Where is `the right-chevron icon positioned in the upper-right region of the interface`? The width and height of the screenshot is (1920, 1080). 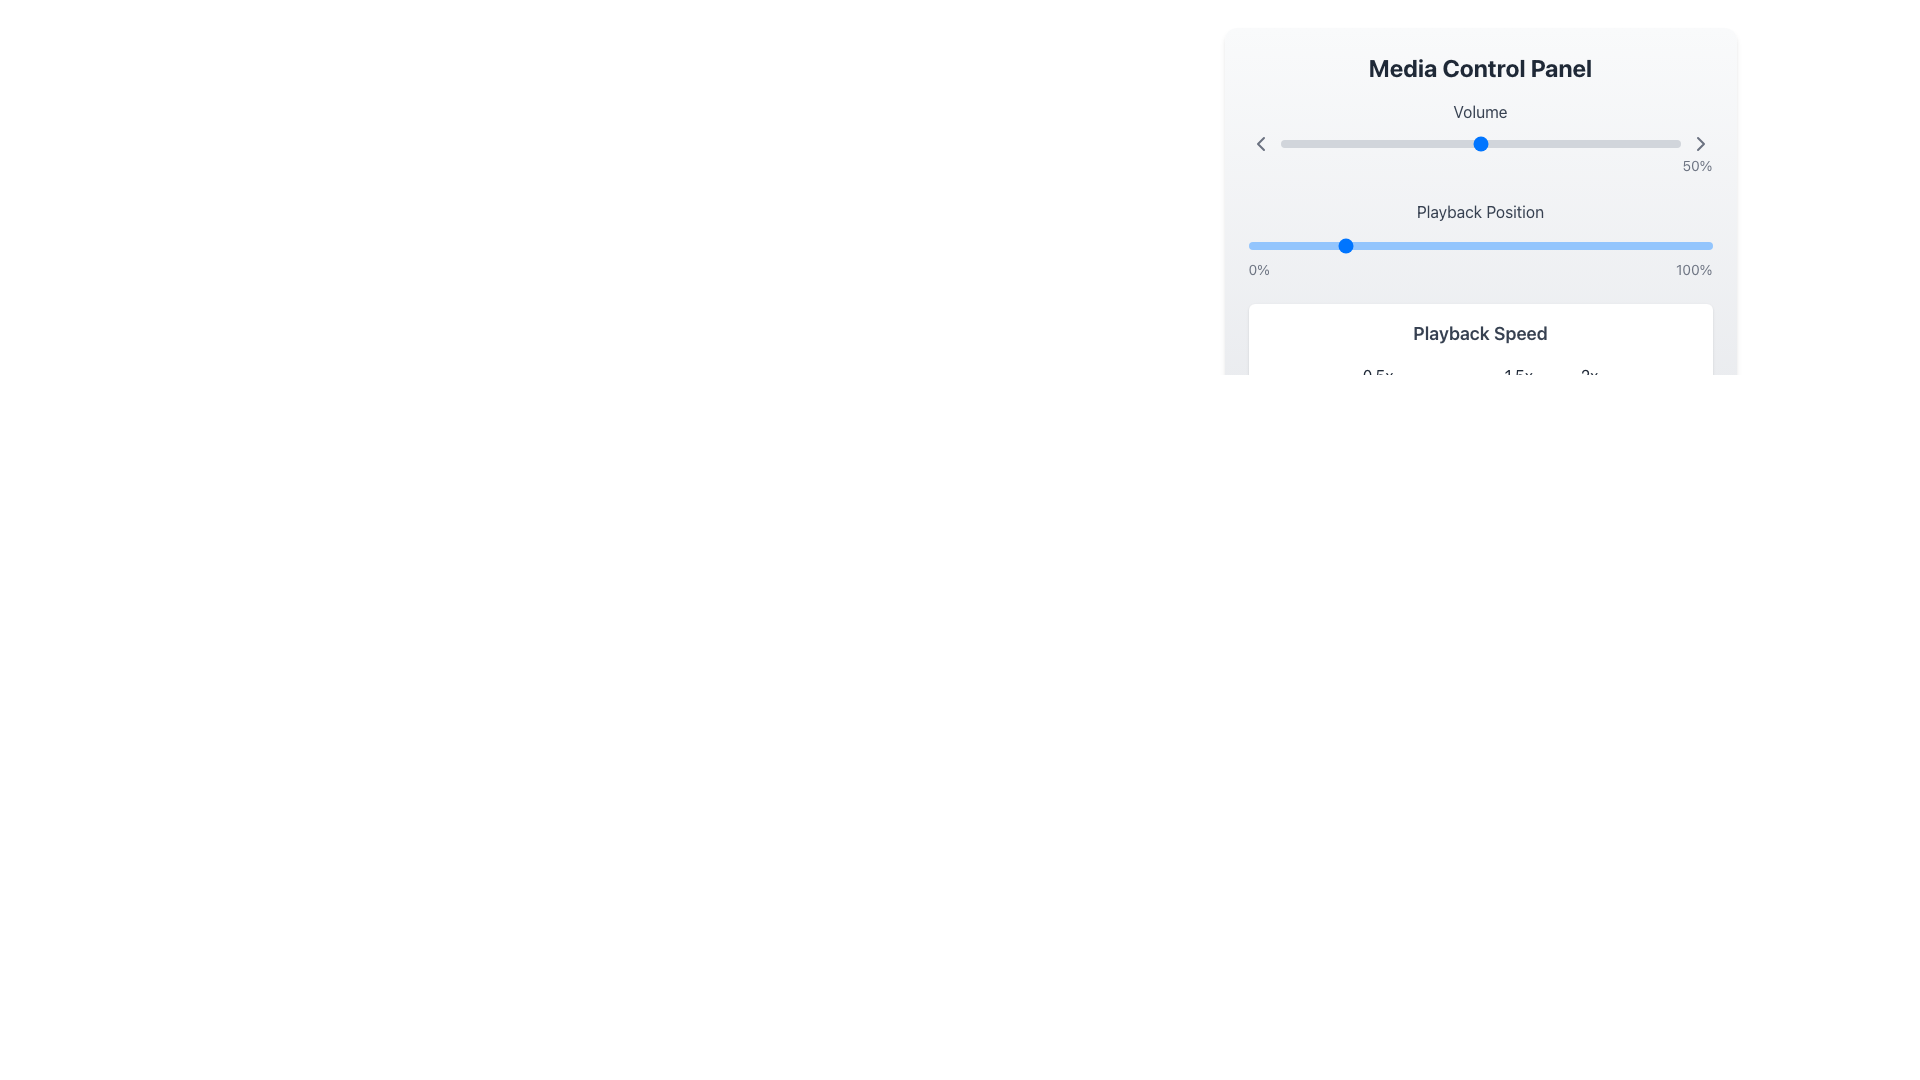
the right-chevron icon positioned in the upper-right region of the interface is located at coordinates (1699, 142).